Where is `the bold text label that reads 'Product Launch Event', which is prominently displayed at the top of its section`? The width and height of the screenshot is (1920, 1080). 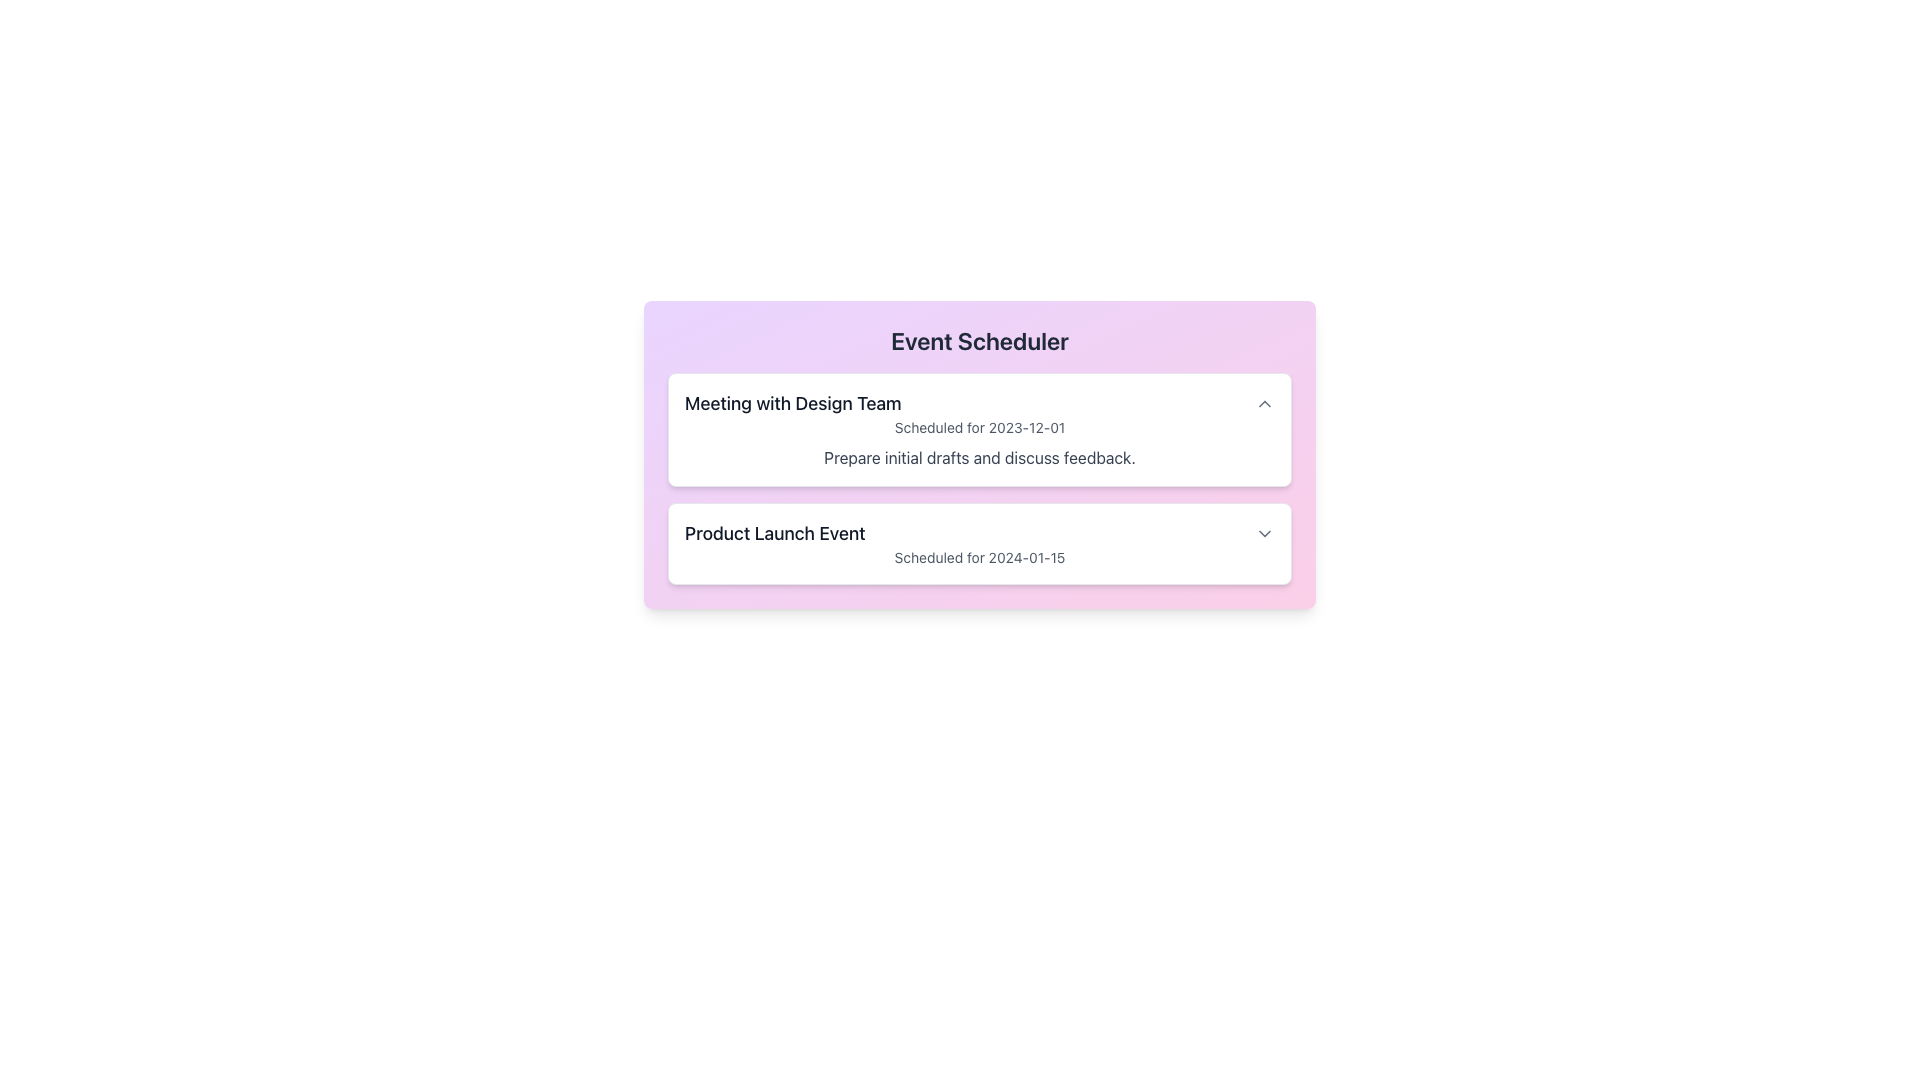
the bold text label that reads 'Product Launch Event', which is prominently displayed at the top of its section is located at coordinates (774, 532).